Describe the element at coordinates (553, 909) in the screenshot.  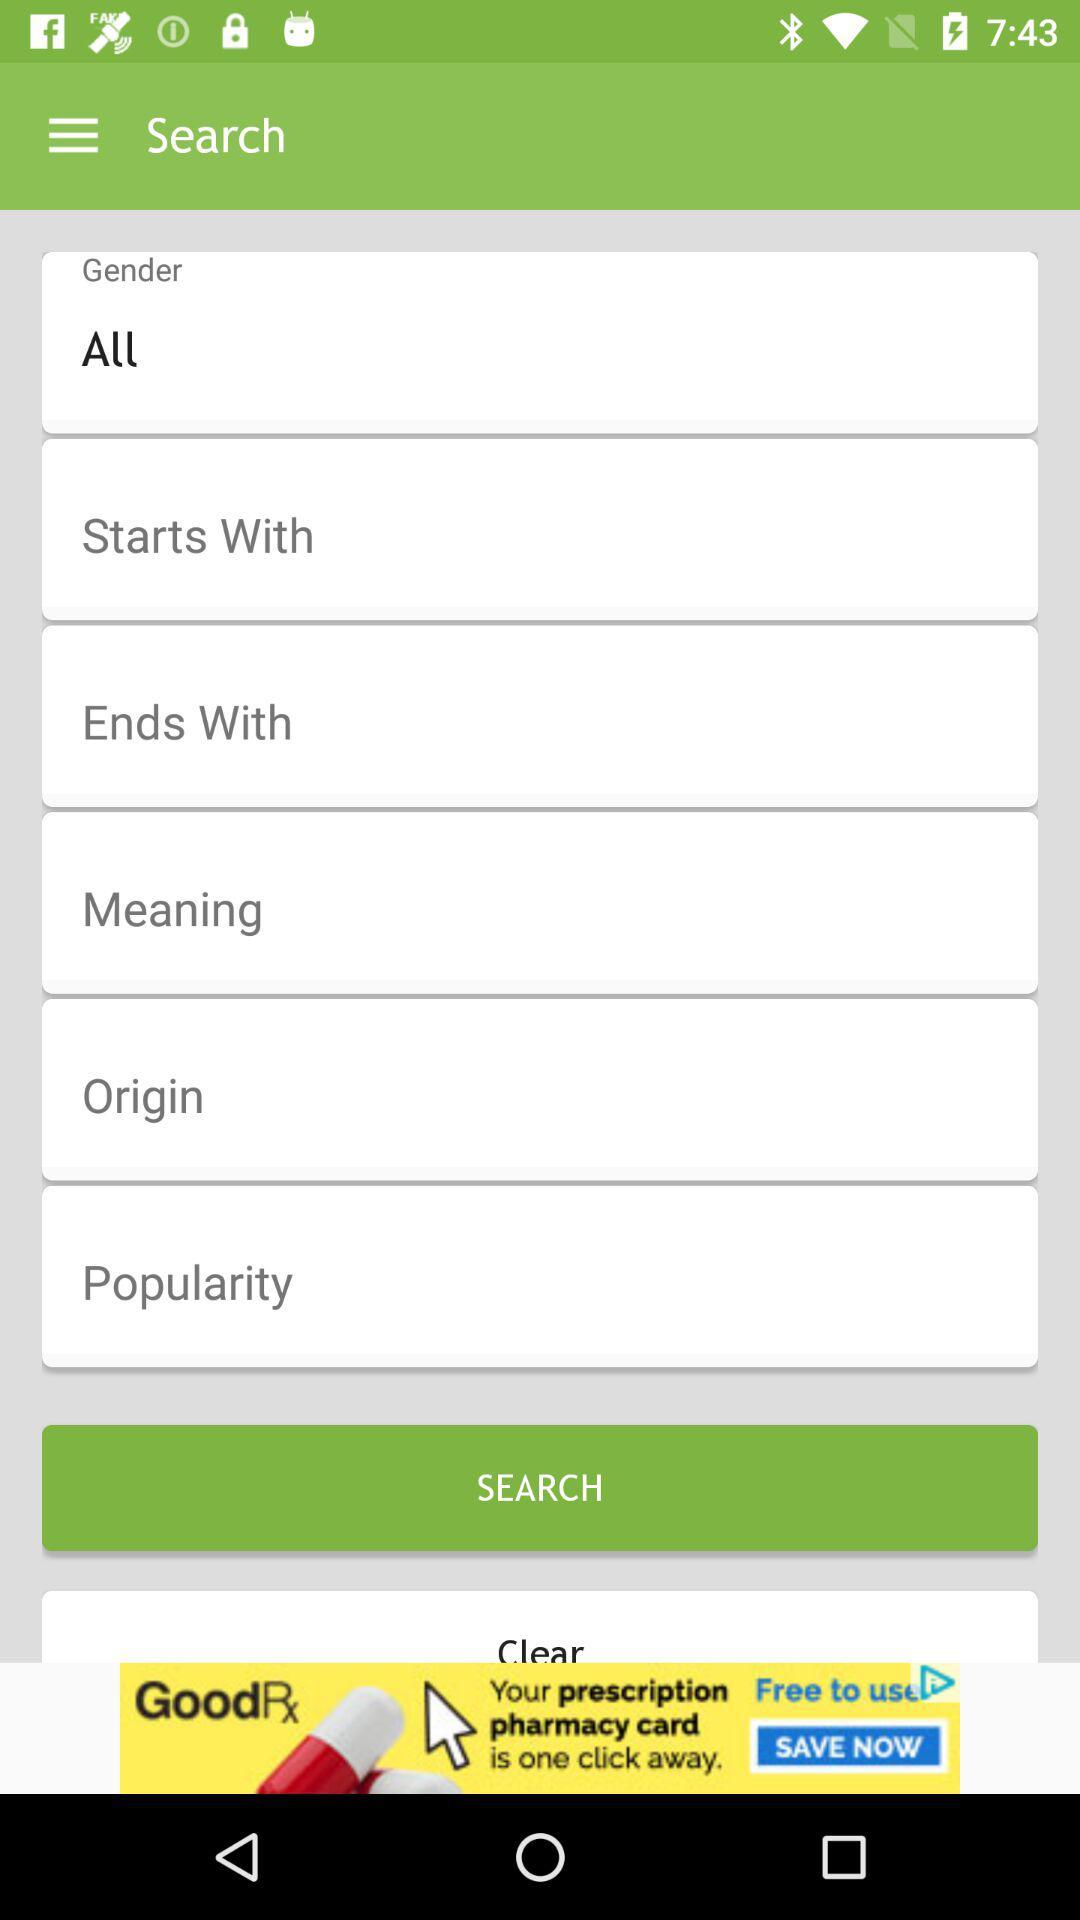
I see `meaning option` at that location.